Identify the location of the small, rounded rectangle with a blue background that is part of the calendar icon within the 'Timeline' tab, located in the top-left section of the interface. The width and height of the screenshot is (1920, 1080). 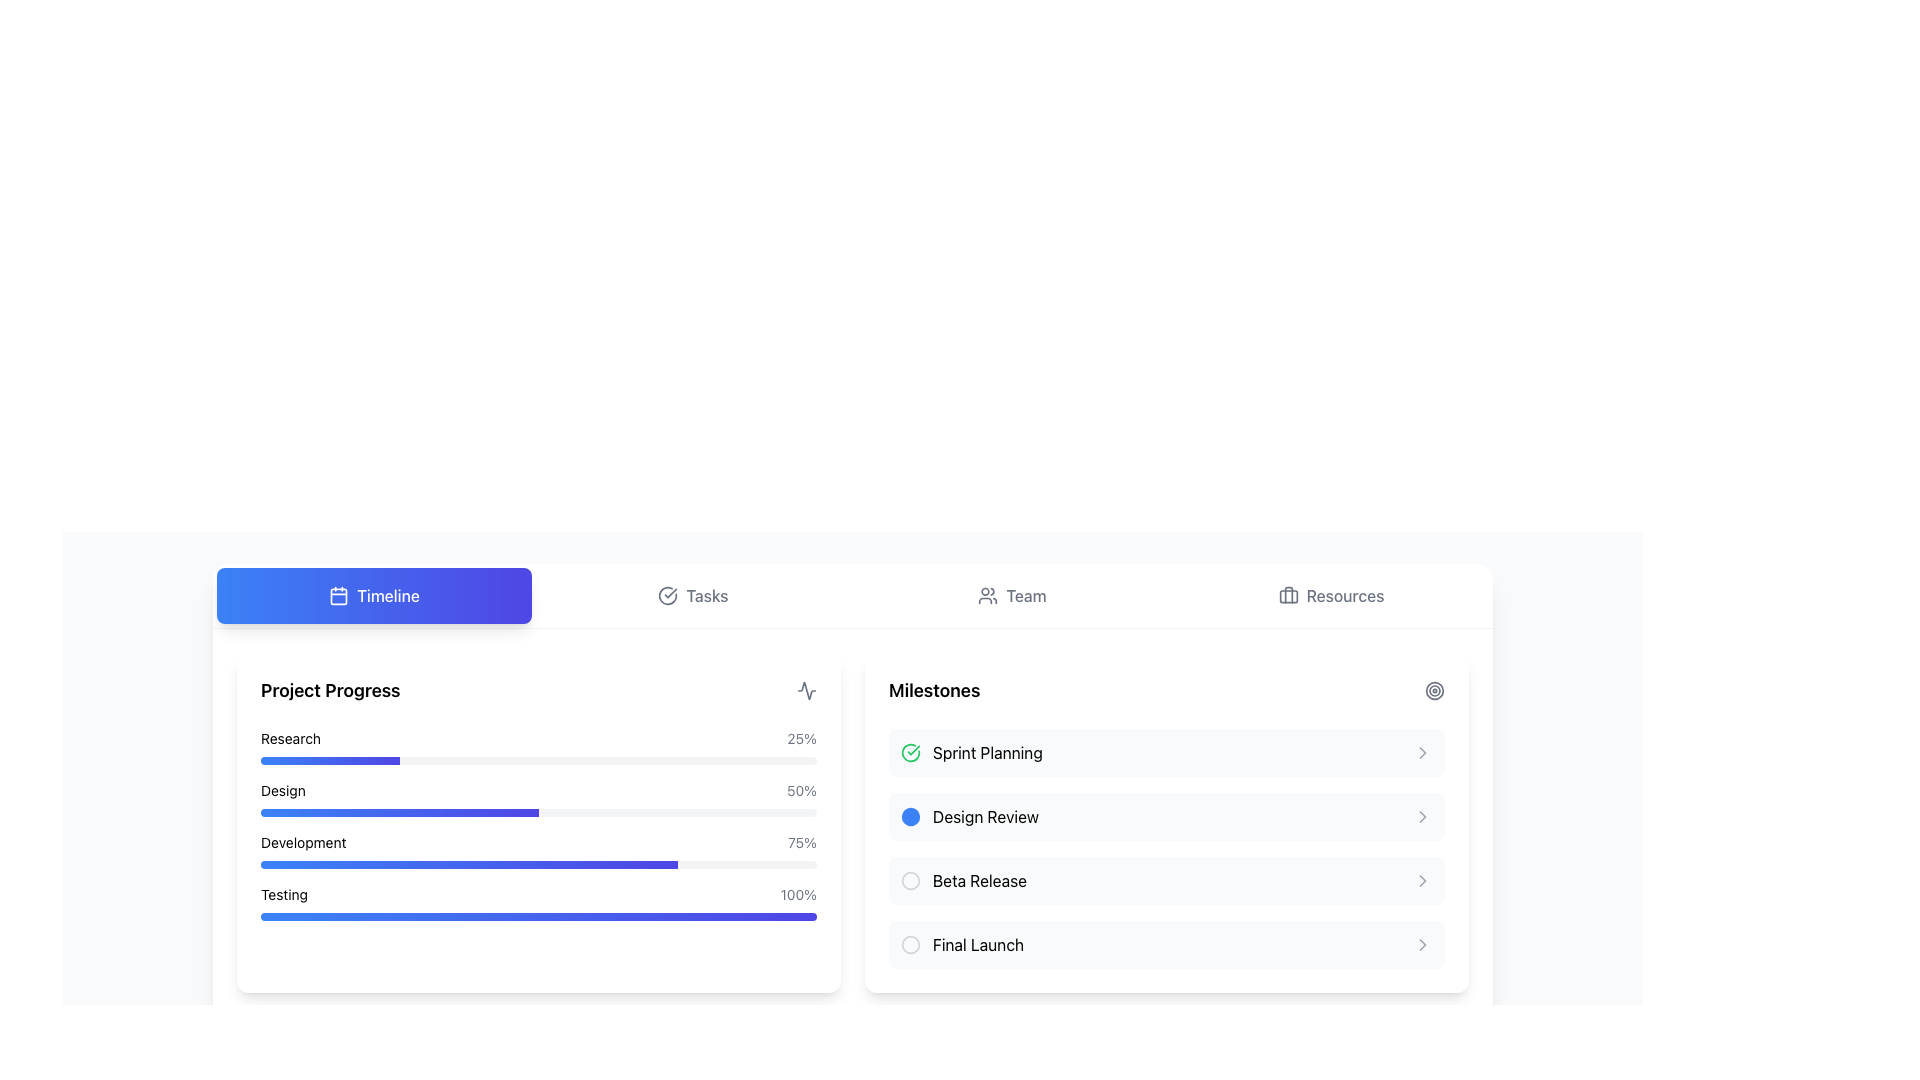
(339, 595).